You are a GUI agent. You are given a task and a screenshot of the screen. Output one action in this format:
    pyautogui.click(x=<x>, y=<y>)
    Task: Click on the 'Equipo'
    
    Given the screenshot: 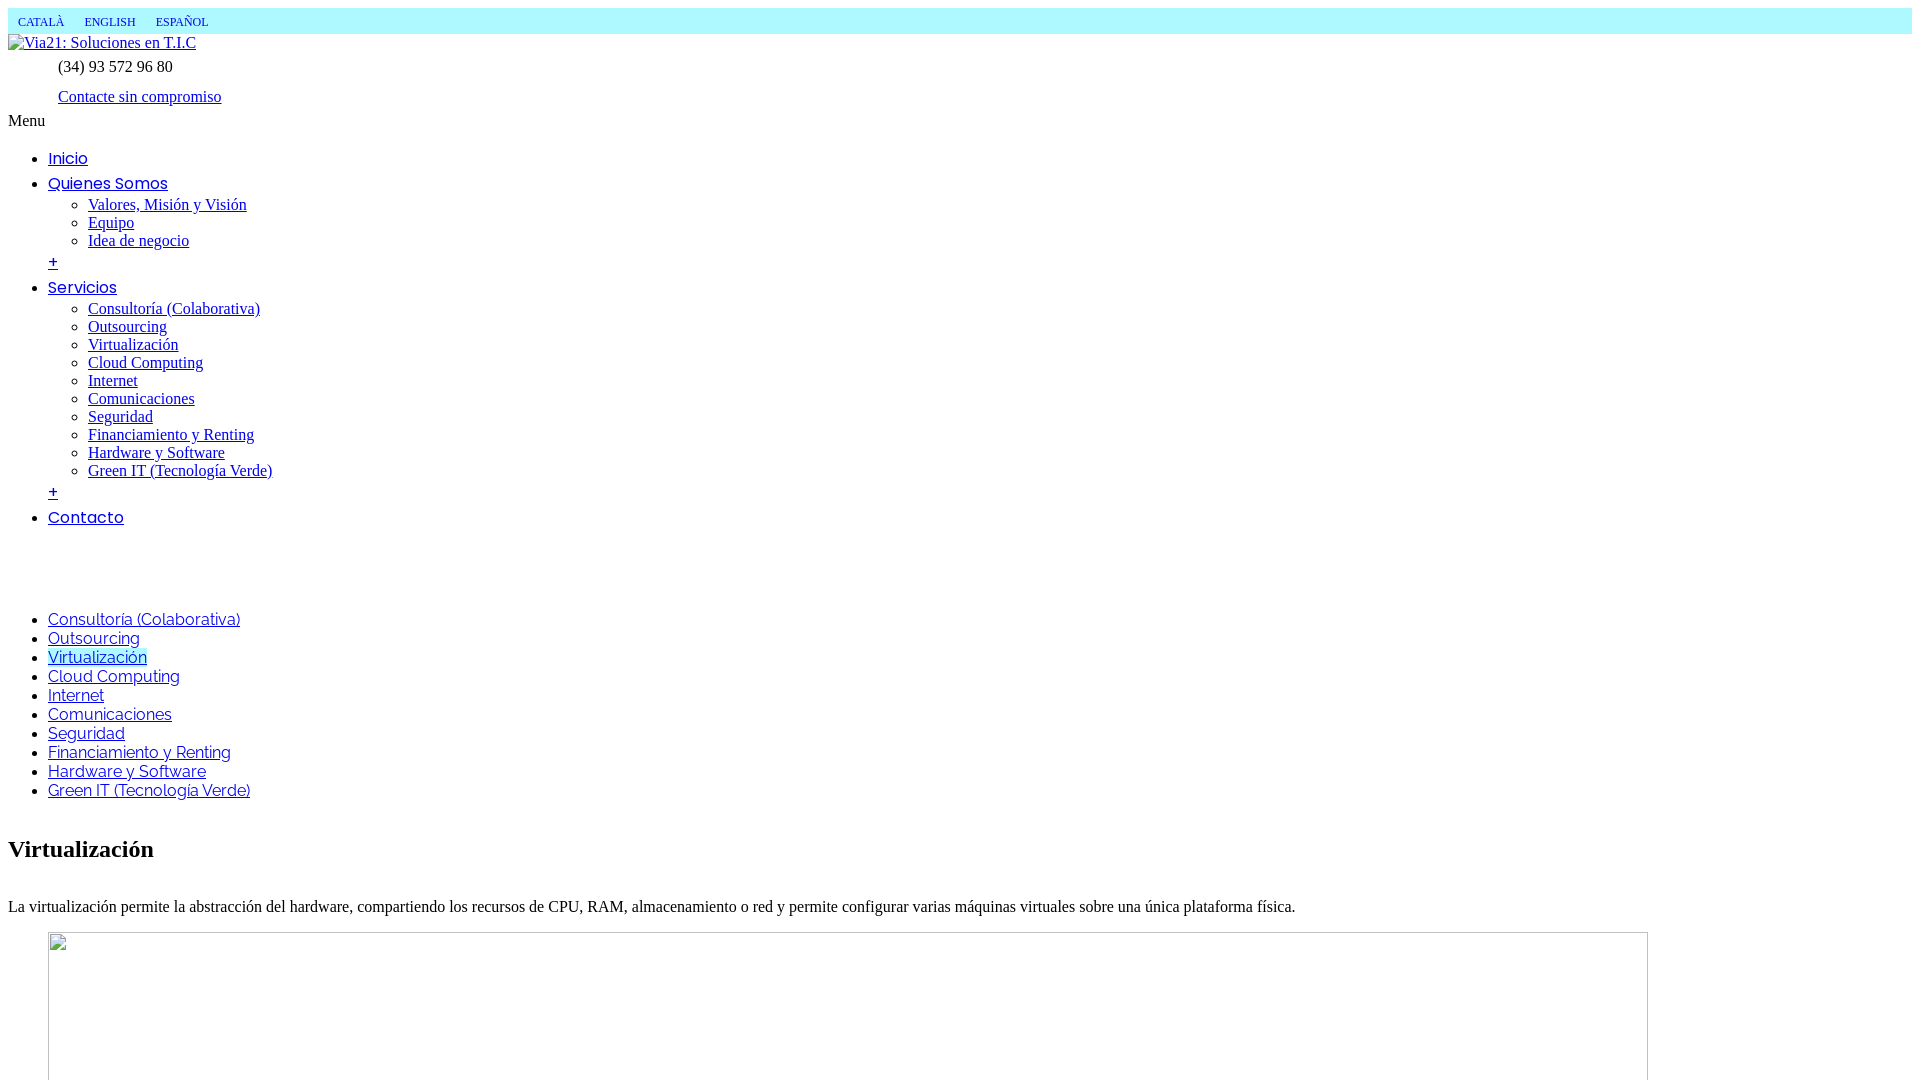 What is the action you would take?
    pyautogui.click(x=86, y=222)
    